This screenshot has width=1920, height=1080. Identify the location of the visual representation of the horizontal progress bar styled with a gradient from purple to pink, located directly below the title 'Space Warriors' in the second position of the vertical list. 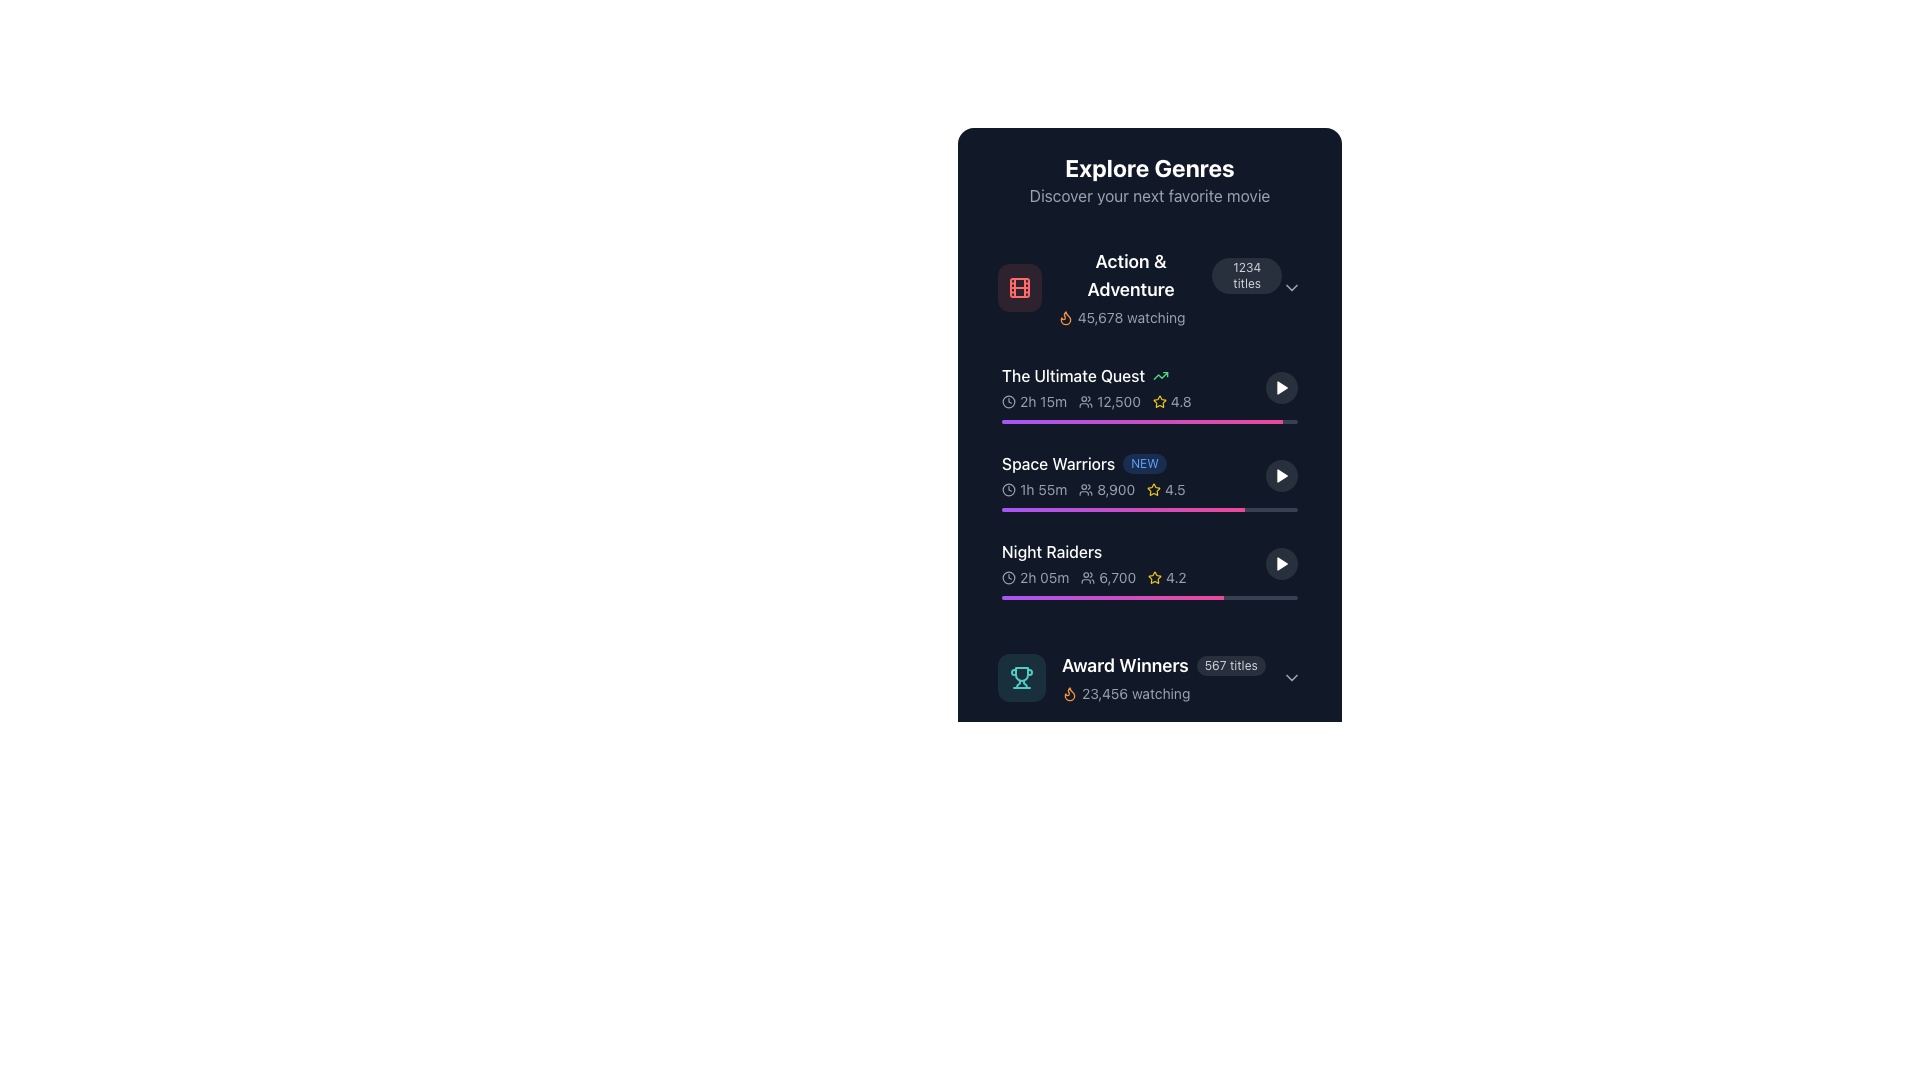
(1150, 508).